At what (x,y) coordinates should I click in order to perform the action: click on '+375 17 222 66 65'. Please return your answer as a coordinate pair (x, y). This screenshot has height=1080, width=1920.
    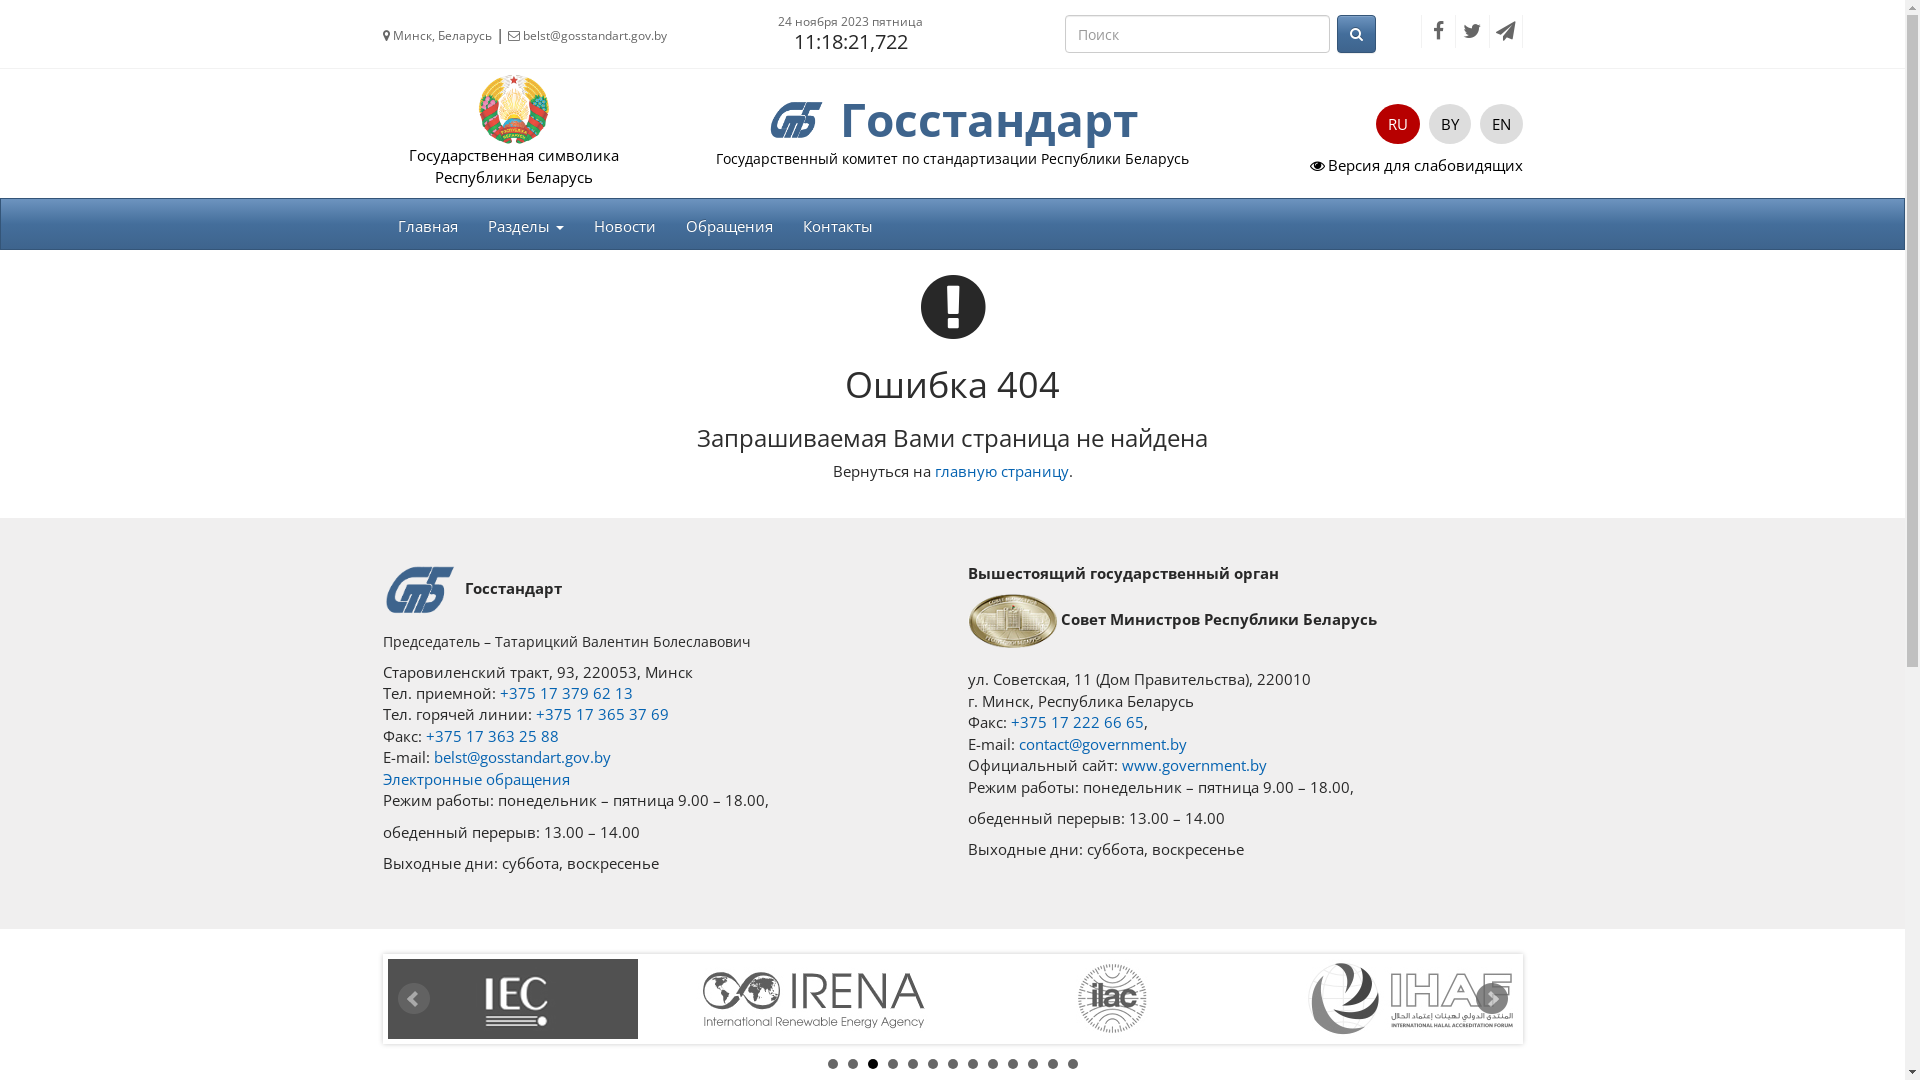
    Looking at the image, I should click on (1075, 721).